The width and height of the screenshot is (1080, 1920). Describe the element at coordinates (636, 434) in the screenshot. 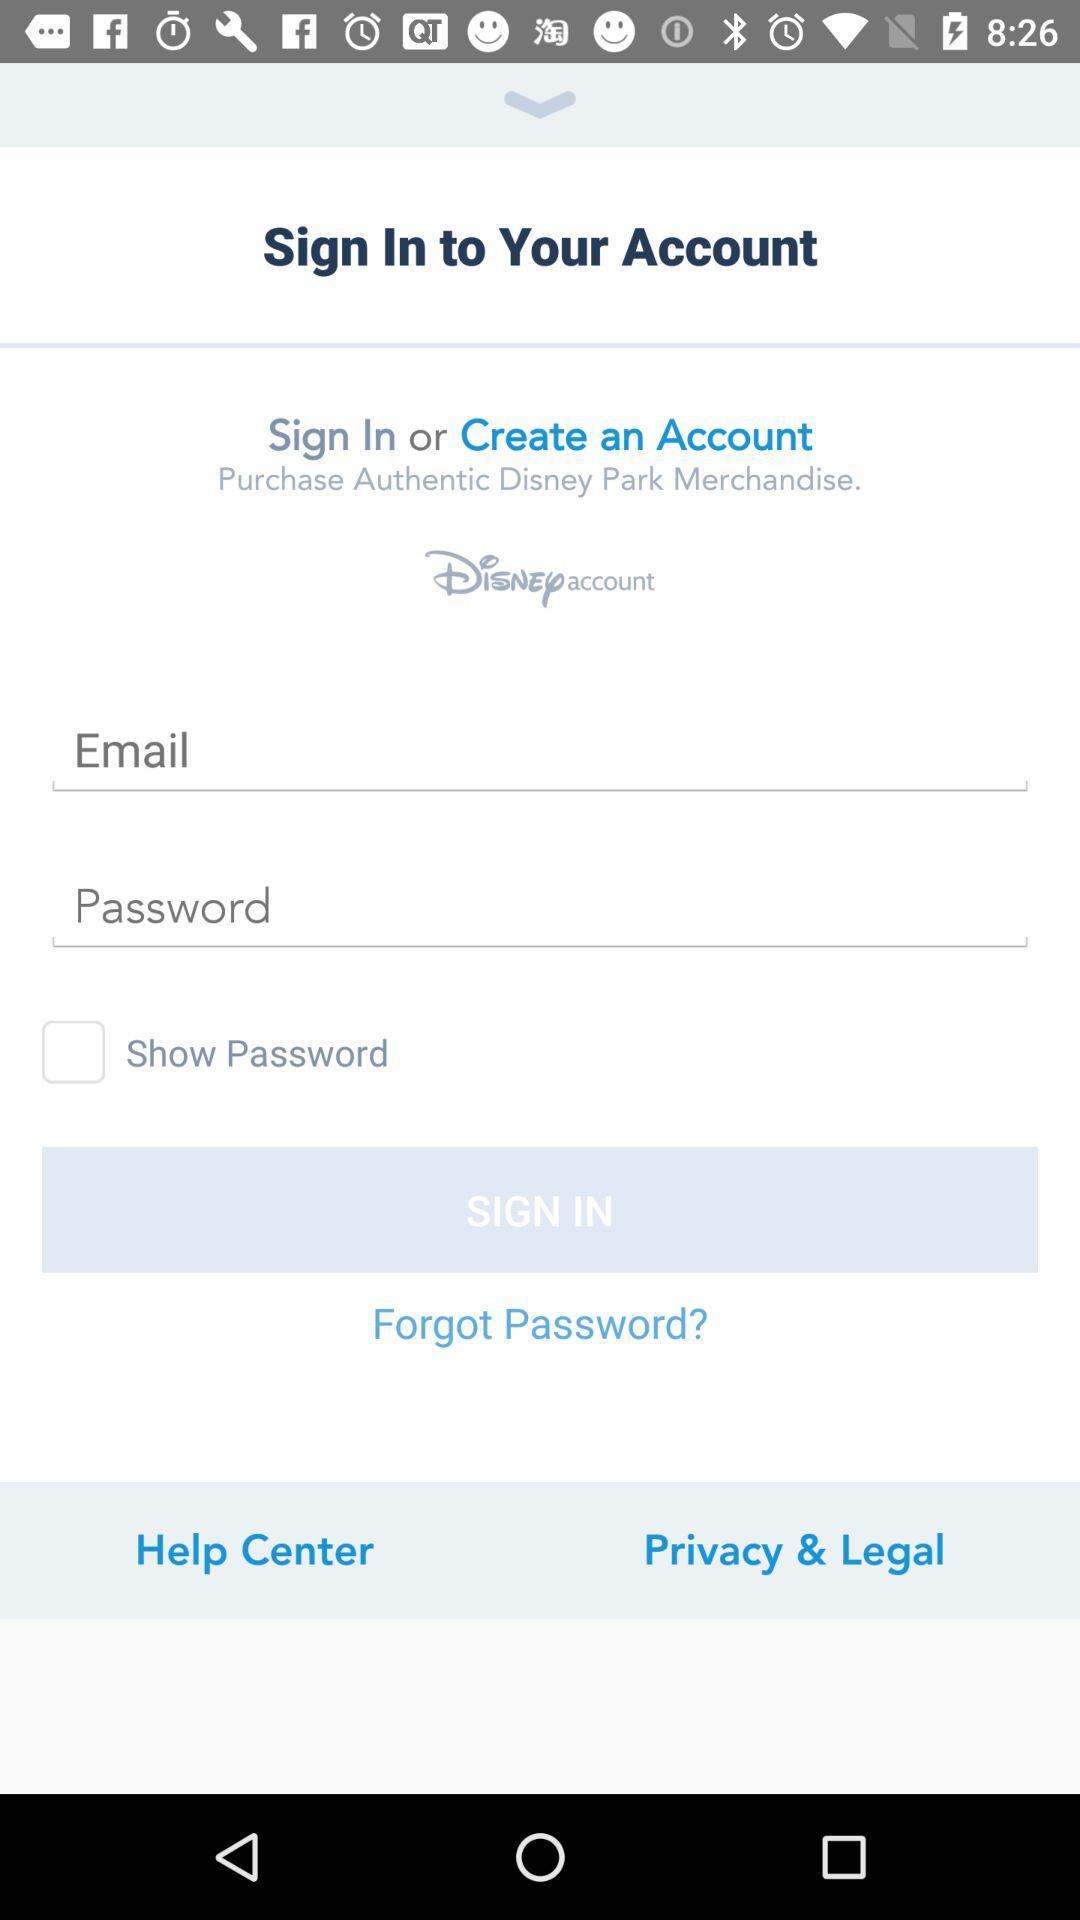

I see `create an account item` at that location.